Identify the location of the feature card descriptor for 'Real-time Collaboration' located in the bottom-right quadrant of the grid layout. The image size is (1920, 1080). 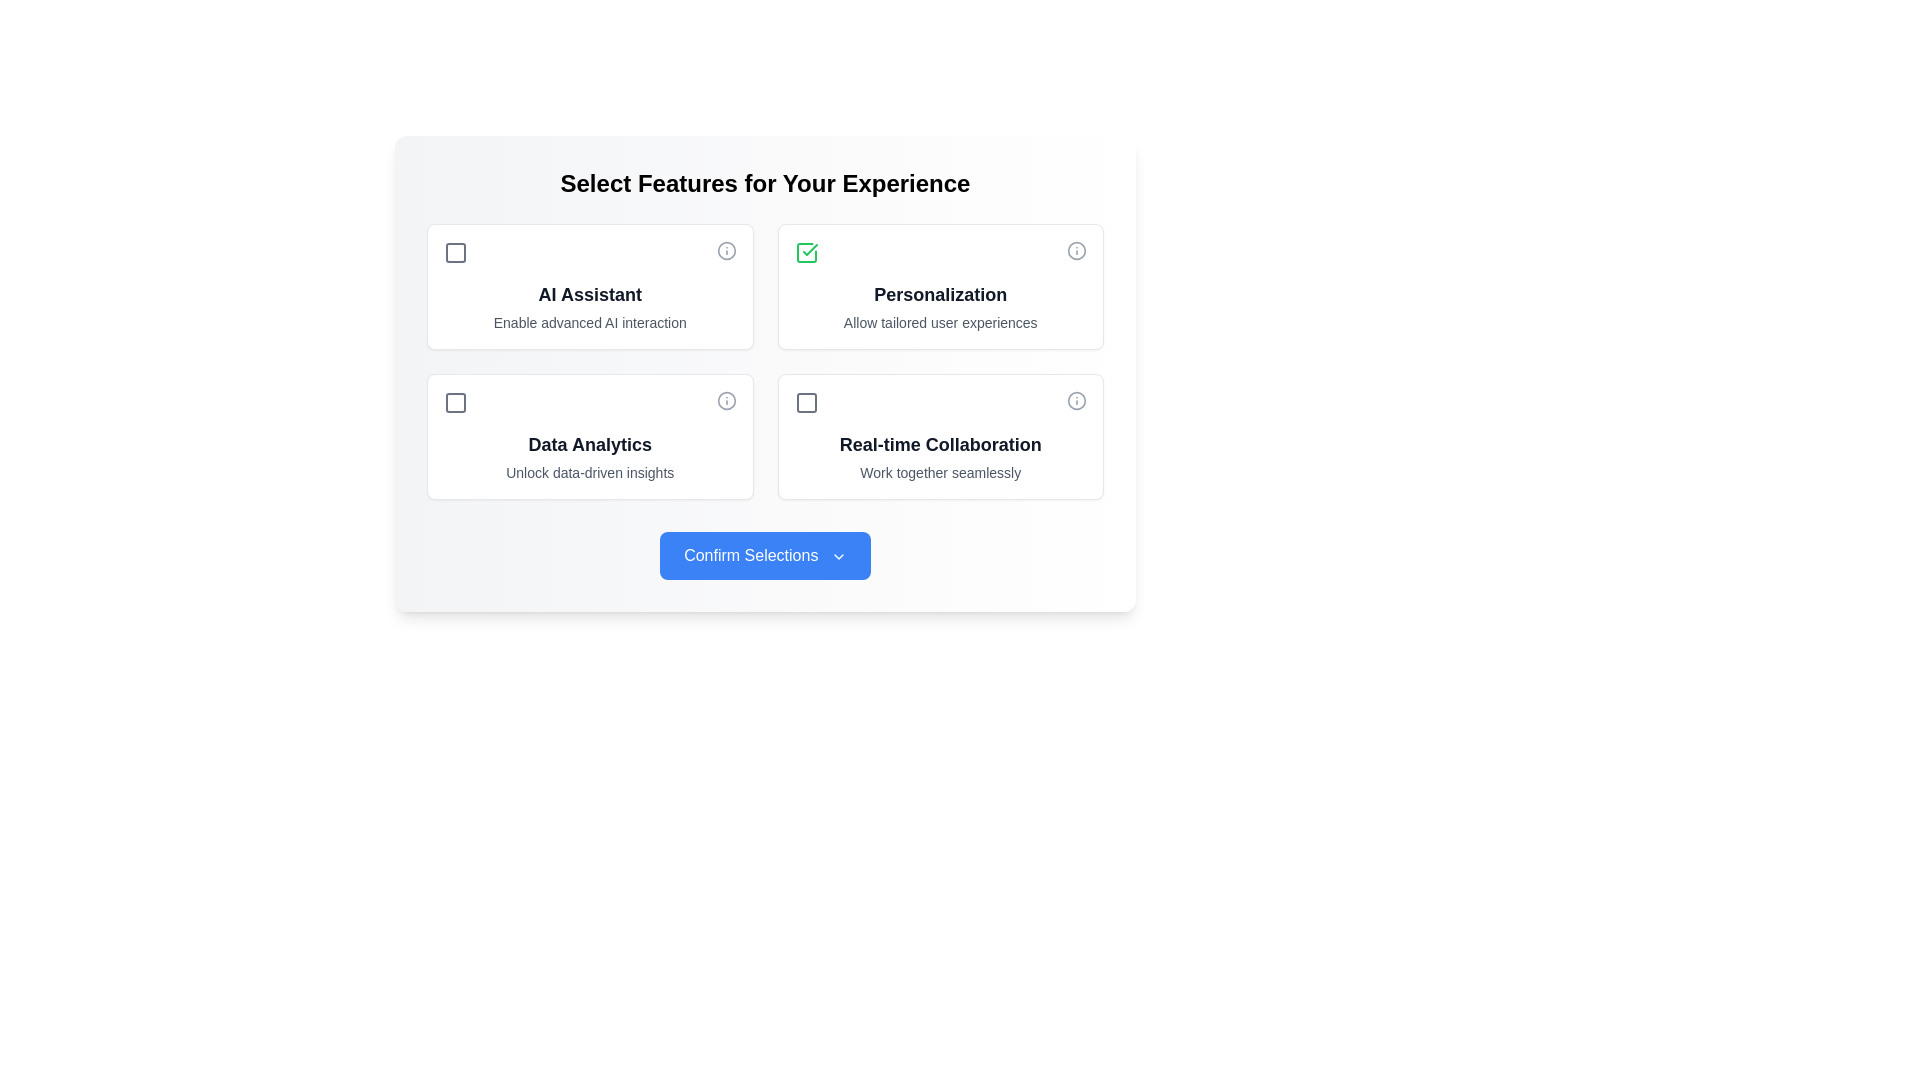
(939, 456).